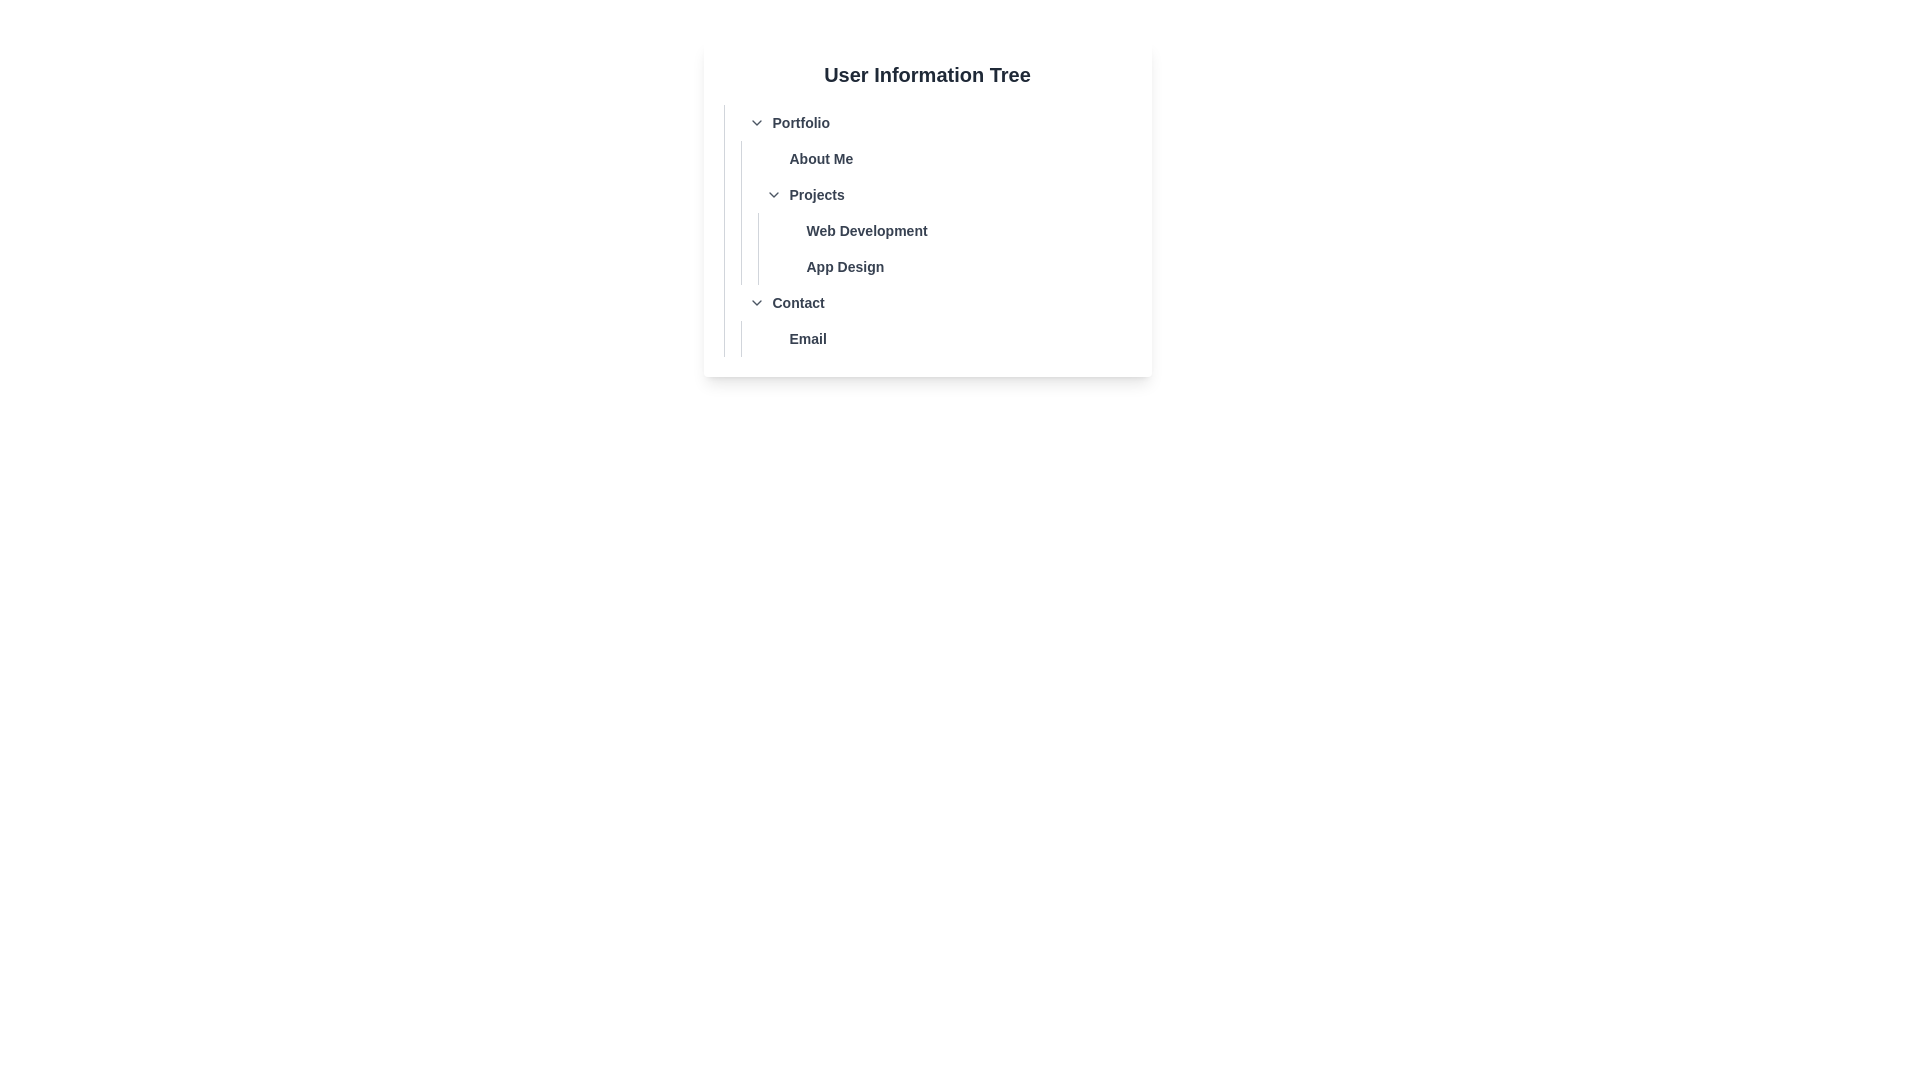  What do you see at coordinates (952, 265) in the screenshot?
I see `the 'App Design' text label within the 'Projects' section by navigating with the keyboard` at bounding box center [952, 265].